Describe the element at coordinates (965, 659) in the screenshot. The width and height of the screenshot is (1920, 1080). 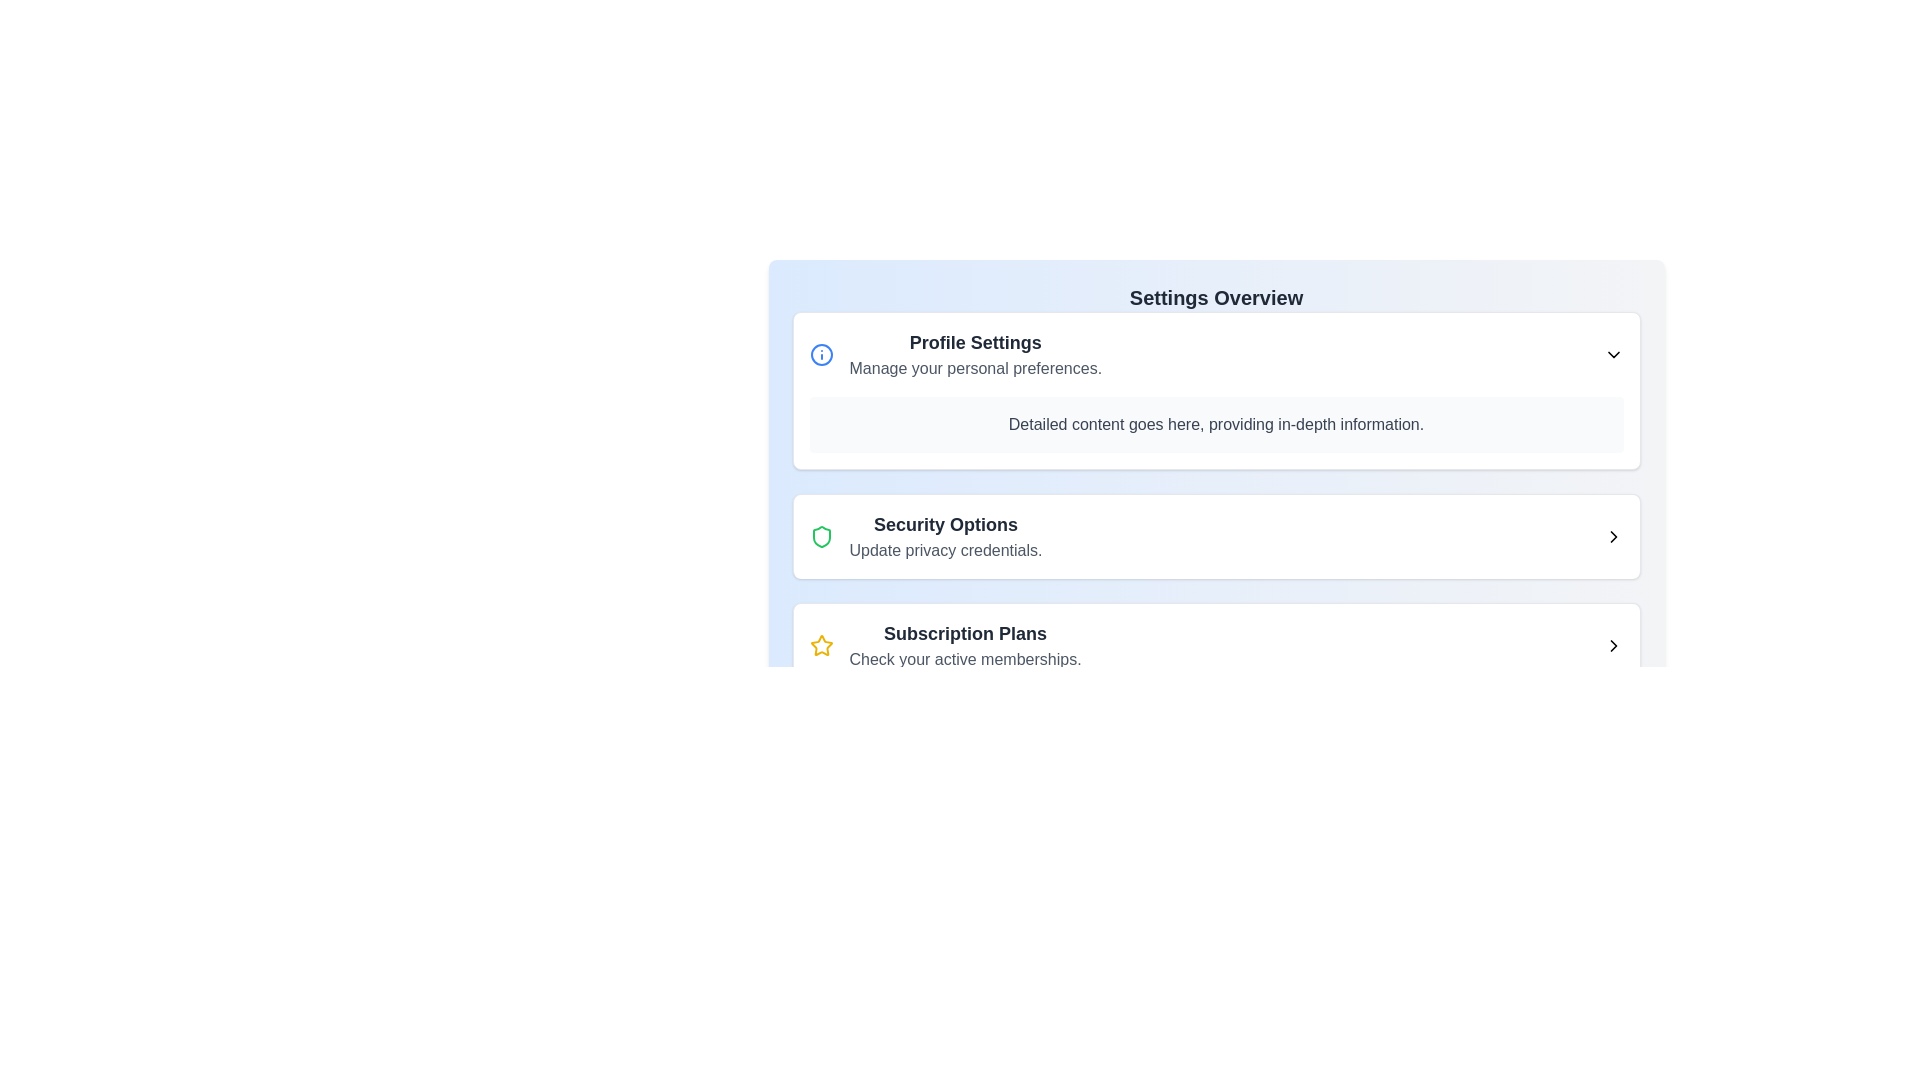
I see `the Static Text Label that reads 'Check your active memberships.' which is located below the header 'Subscription Plans'` at that location.